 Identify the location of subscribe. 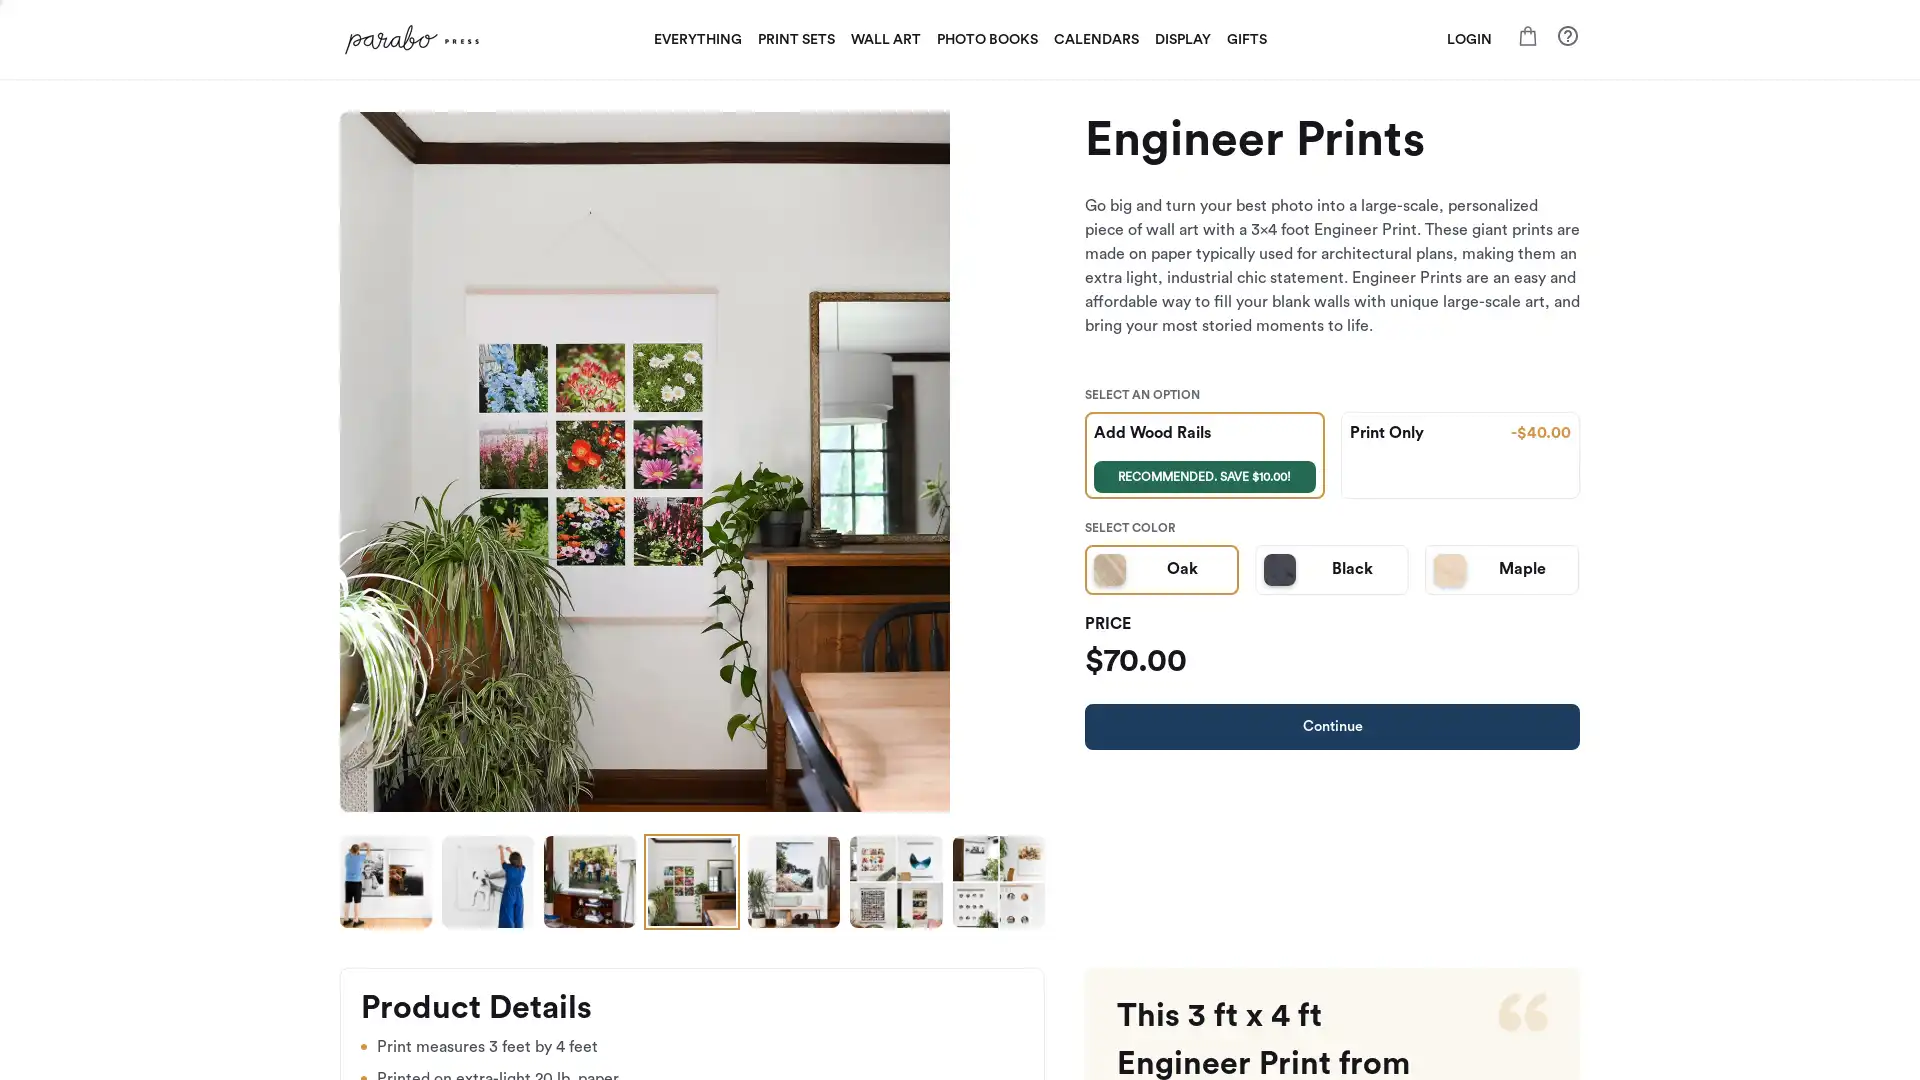
(1098, 770).